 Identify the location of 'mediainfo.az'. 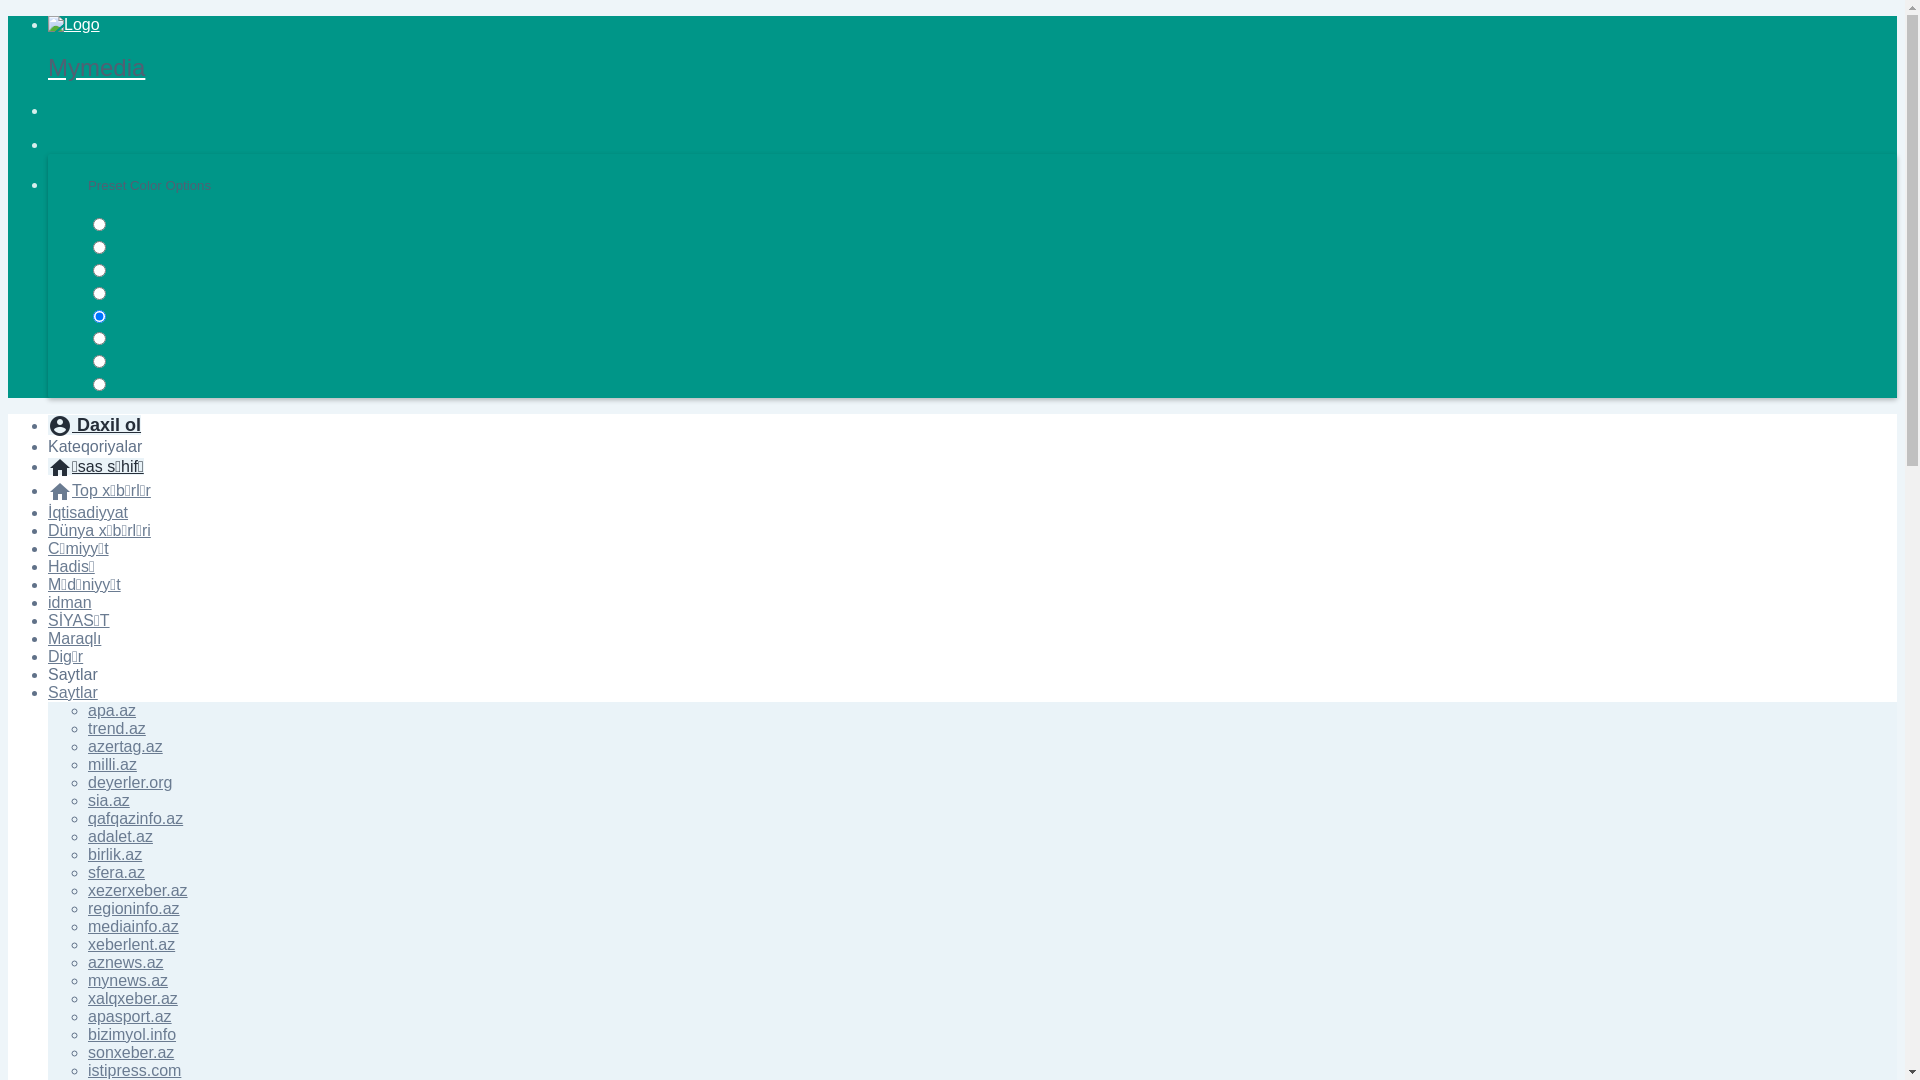
(132, 926).